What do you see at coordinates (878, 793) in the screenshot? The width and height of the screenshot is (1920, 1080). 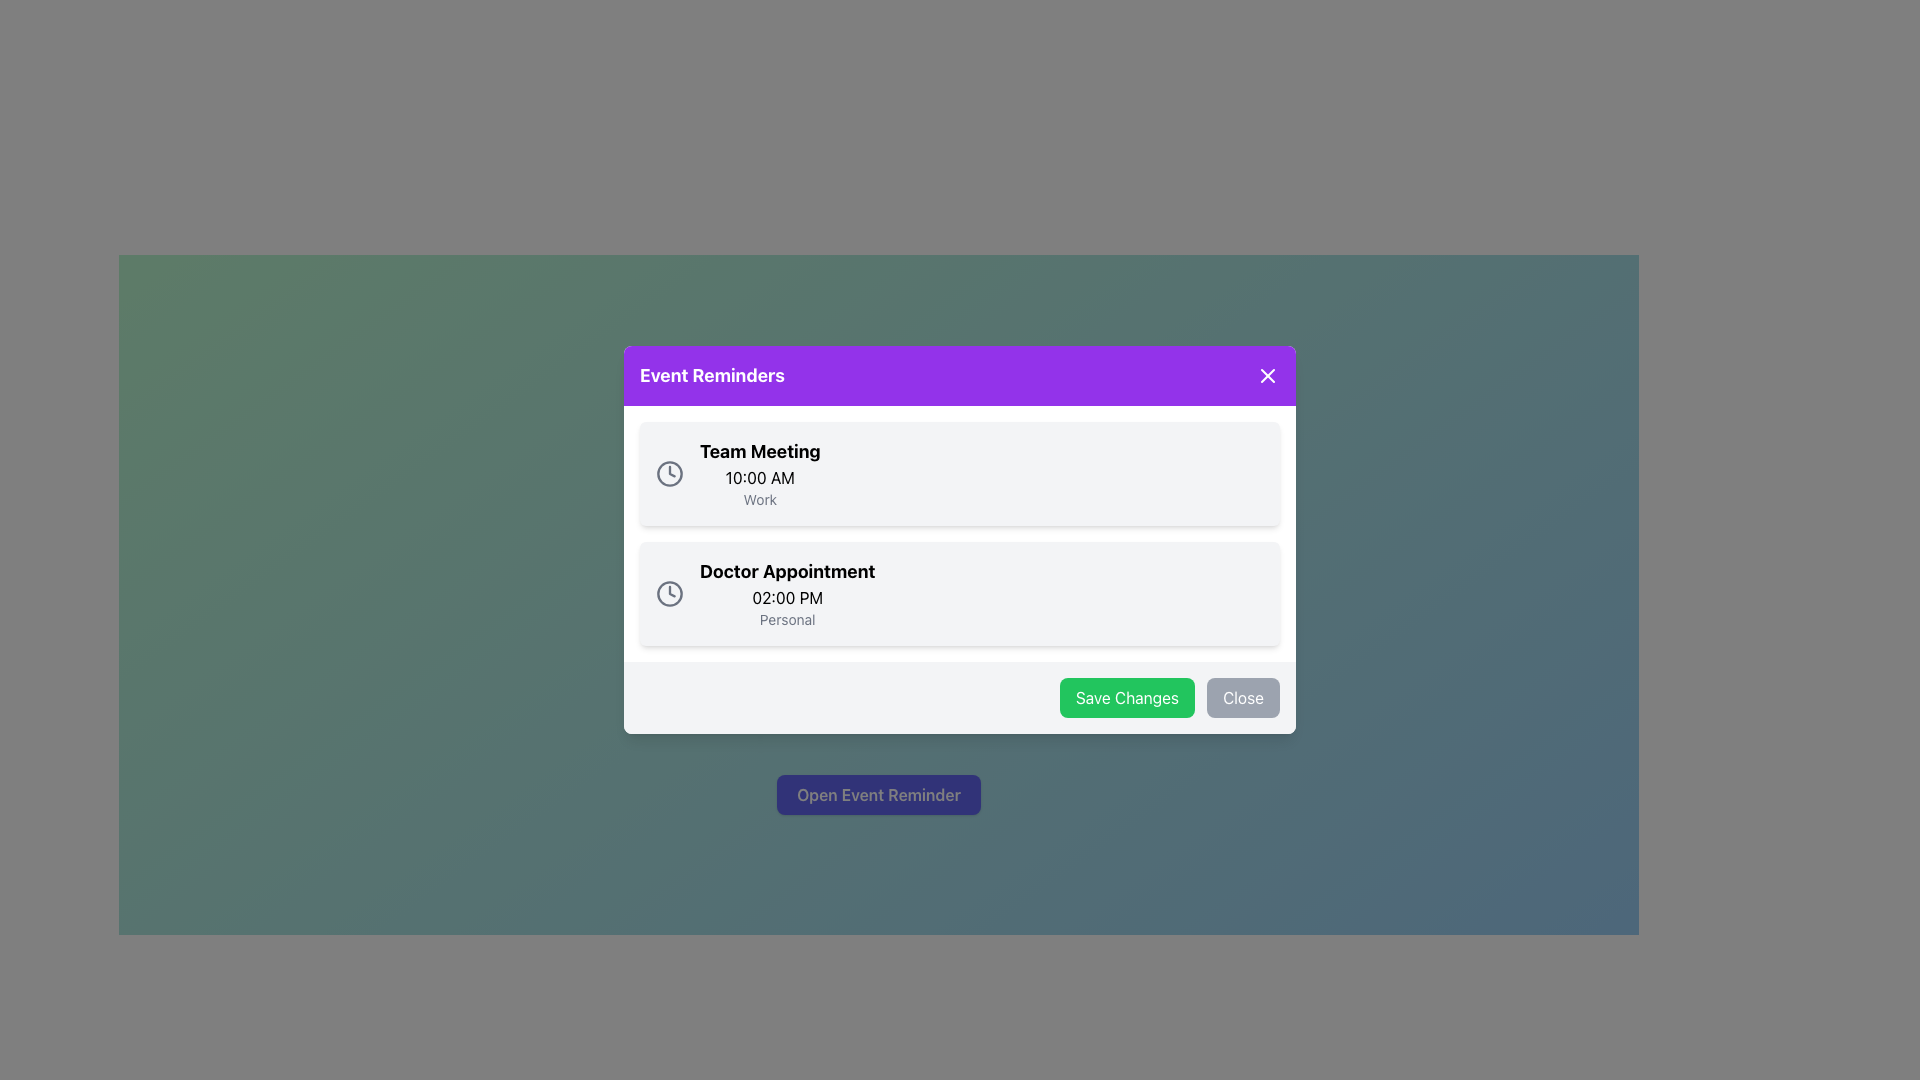 I see `the 'Open Event Reminder' button, which has a dark indigo background and white text, positioned centered horizontally near the bottom of the interface` at bounding box center [878, 793].